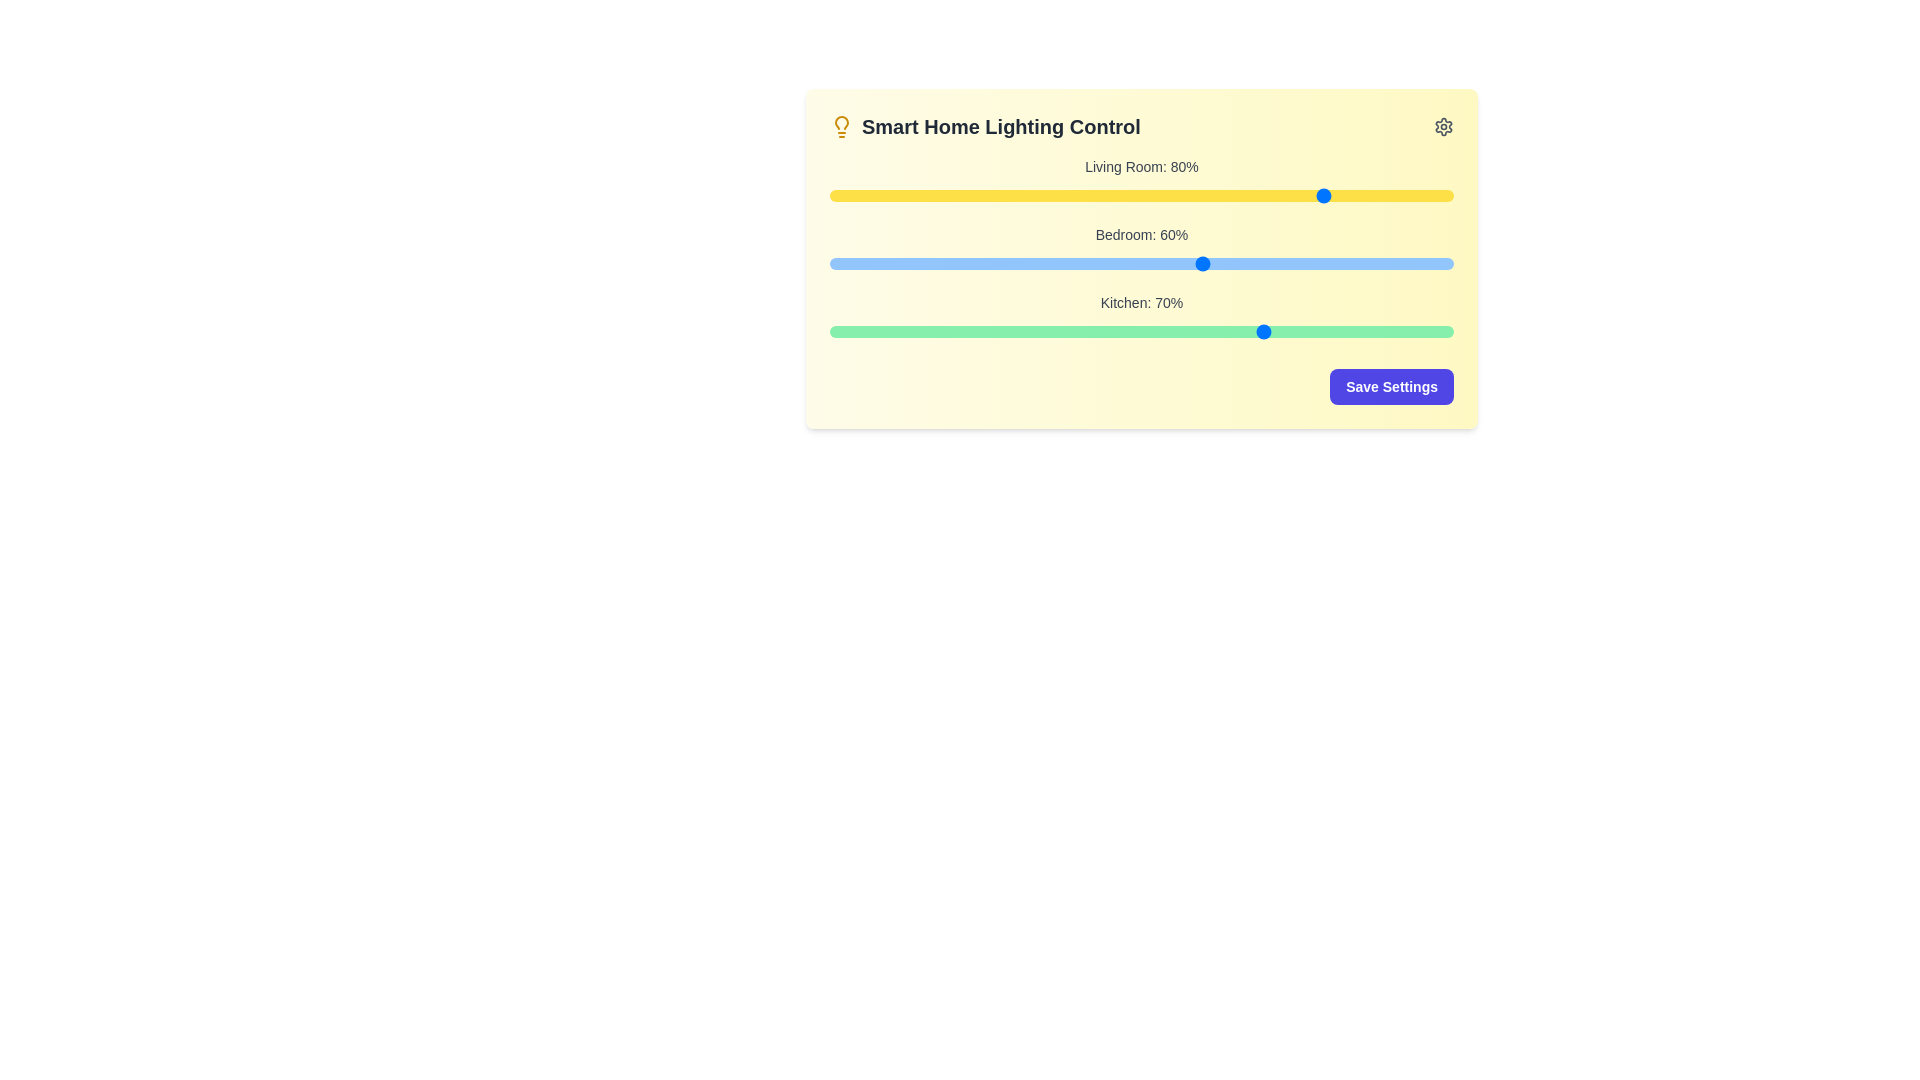  What do you see at coordinates (841, 123) in the screenshot?
I see `the smart home lighting icon located in the top-left corner of the 'Smart Home Lighting Control' box` at bounding box center [841, 123].